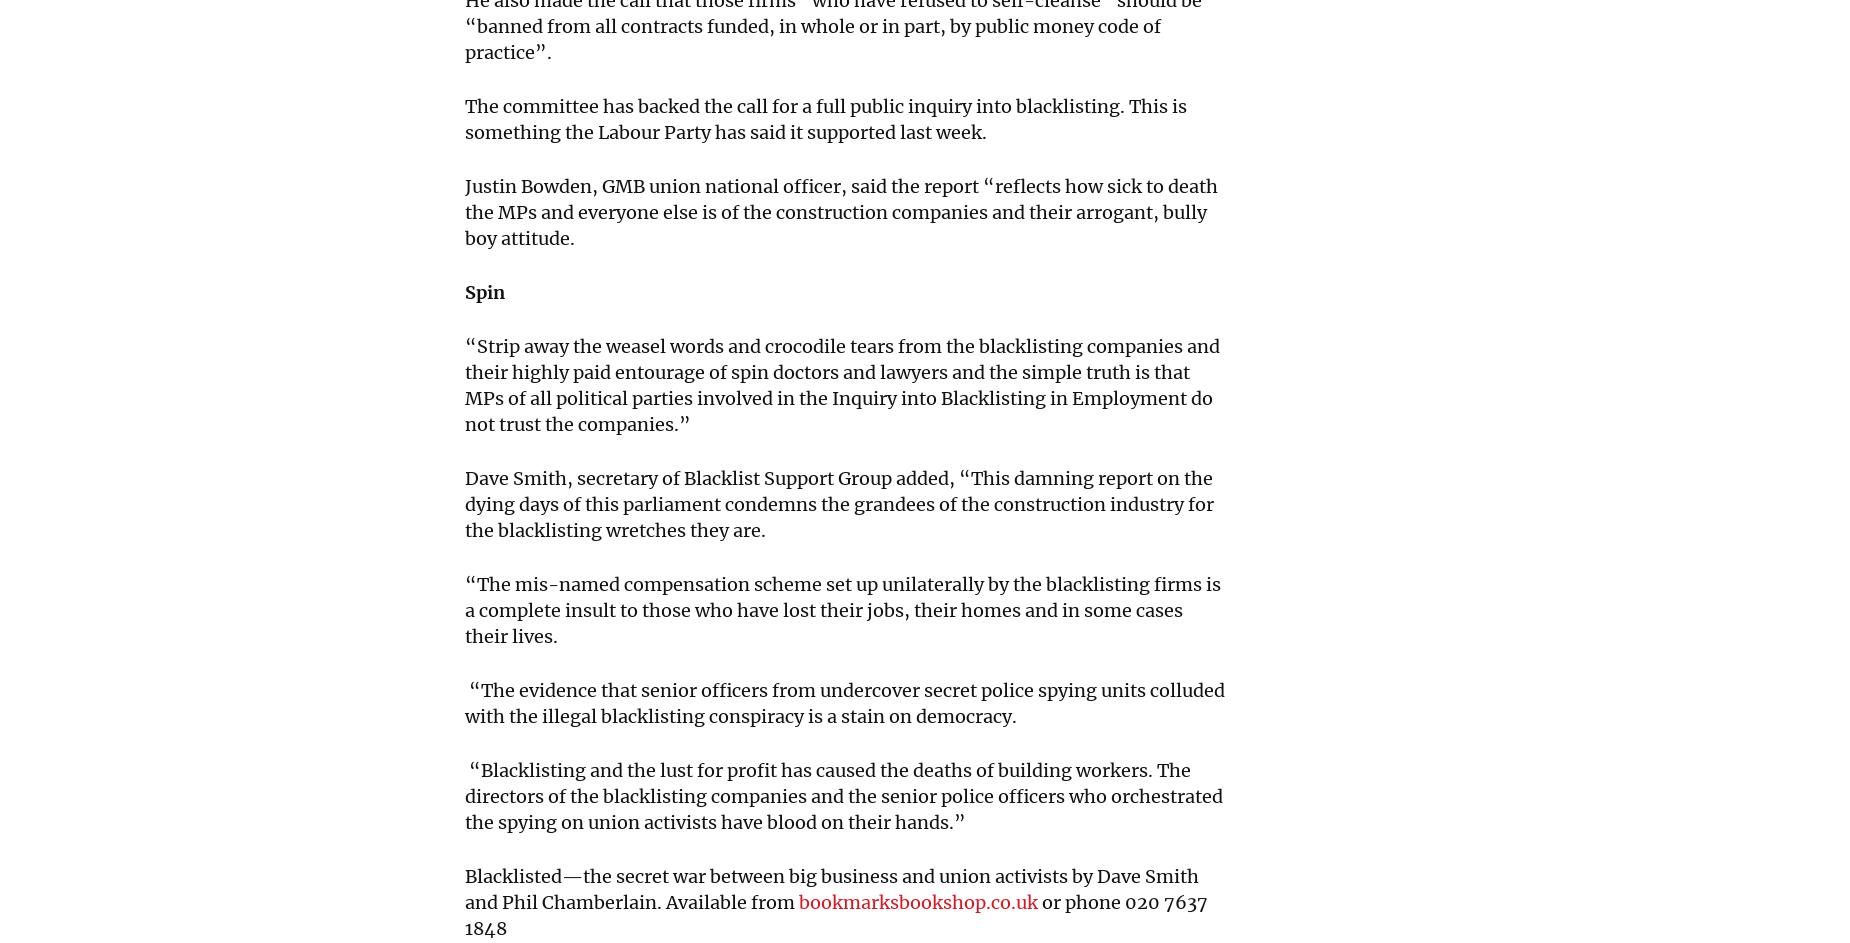  I want to click on 'Dave Smith, secretary of Blacklist Support Group added, “This damning report on the dying days of this parliament condemns the grandees of the construction industry for the blacklisting wretches they are.', so click(839, 503).